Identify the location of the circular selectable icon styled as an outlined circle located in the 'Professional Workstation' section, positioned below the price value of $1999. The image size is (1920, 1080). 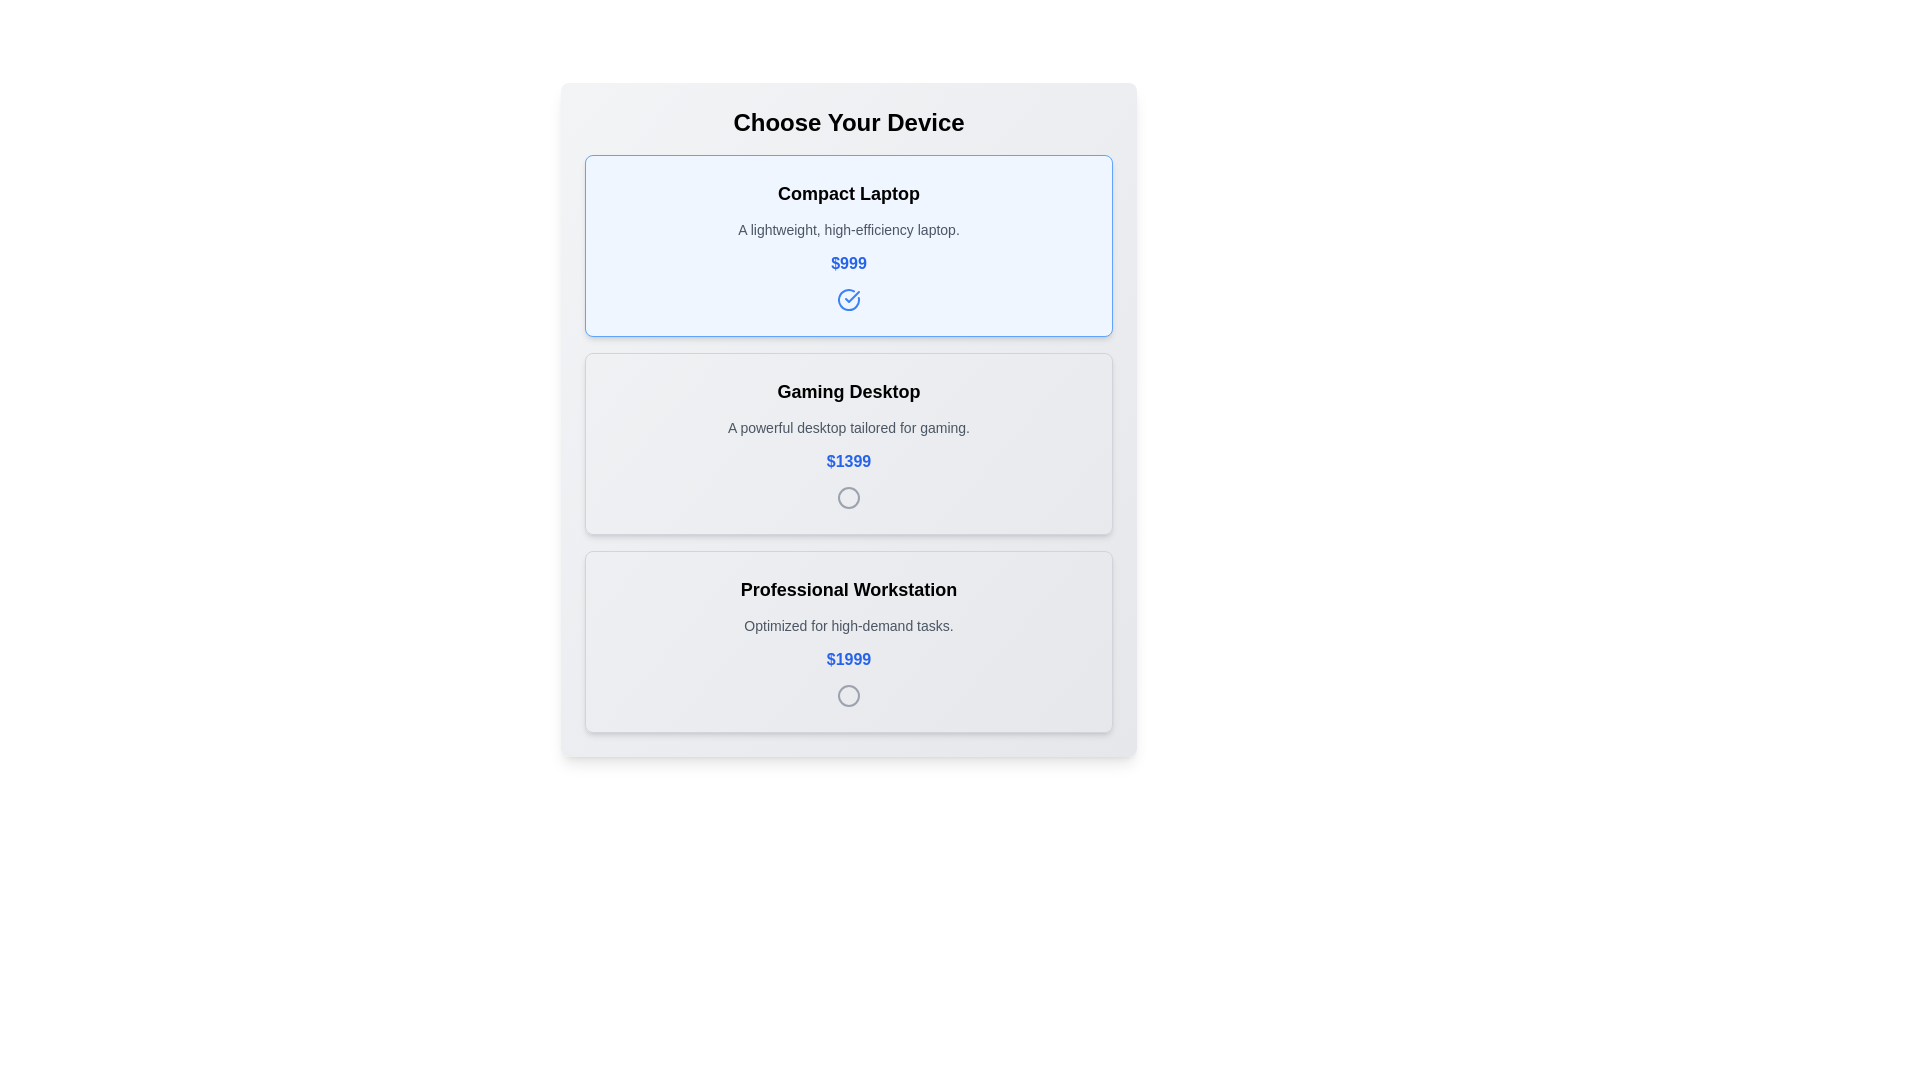
(849, 694).